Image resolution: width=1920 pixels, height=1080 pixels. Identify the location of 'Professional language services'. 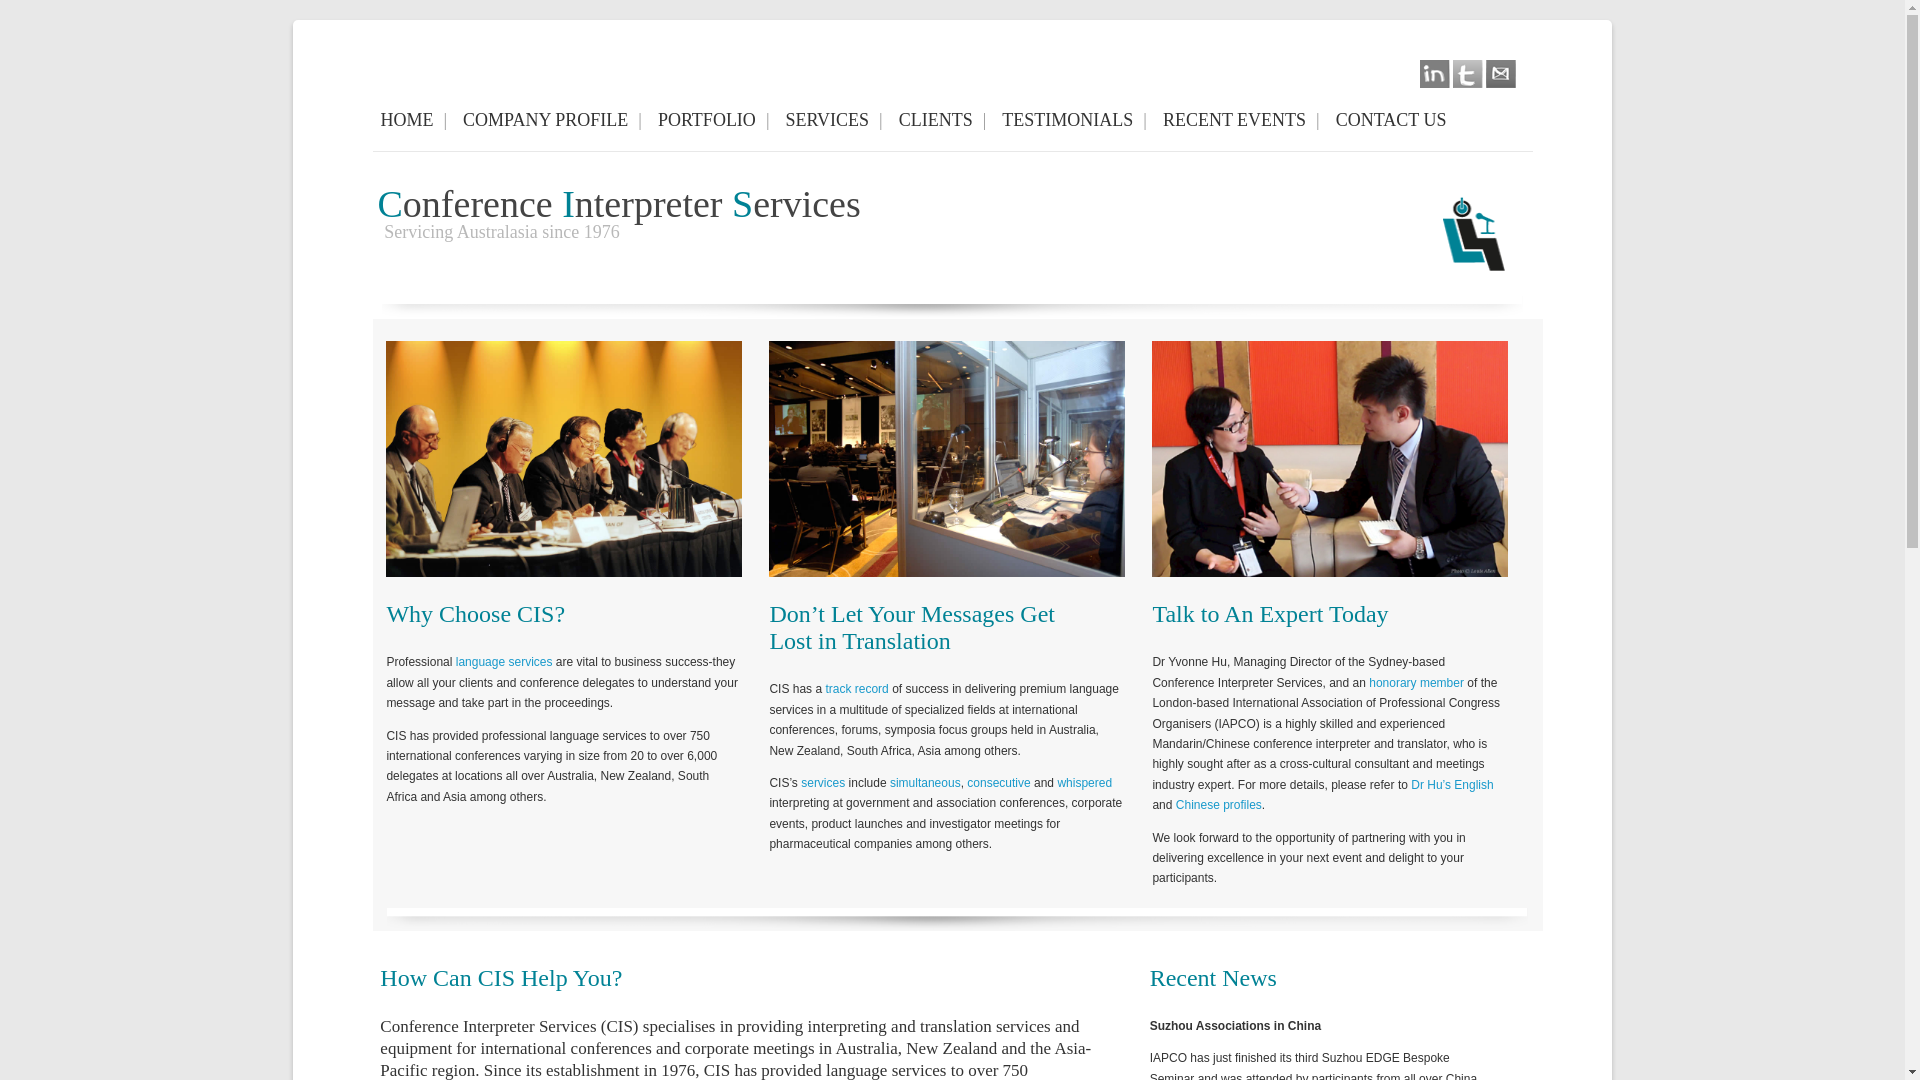
(385, 459).